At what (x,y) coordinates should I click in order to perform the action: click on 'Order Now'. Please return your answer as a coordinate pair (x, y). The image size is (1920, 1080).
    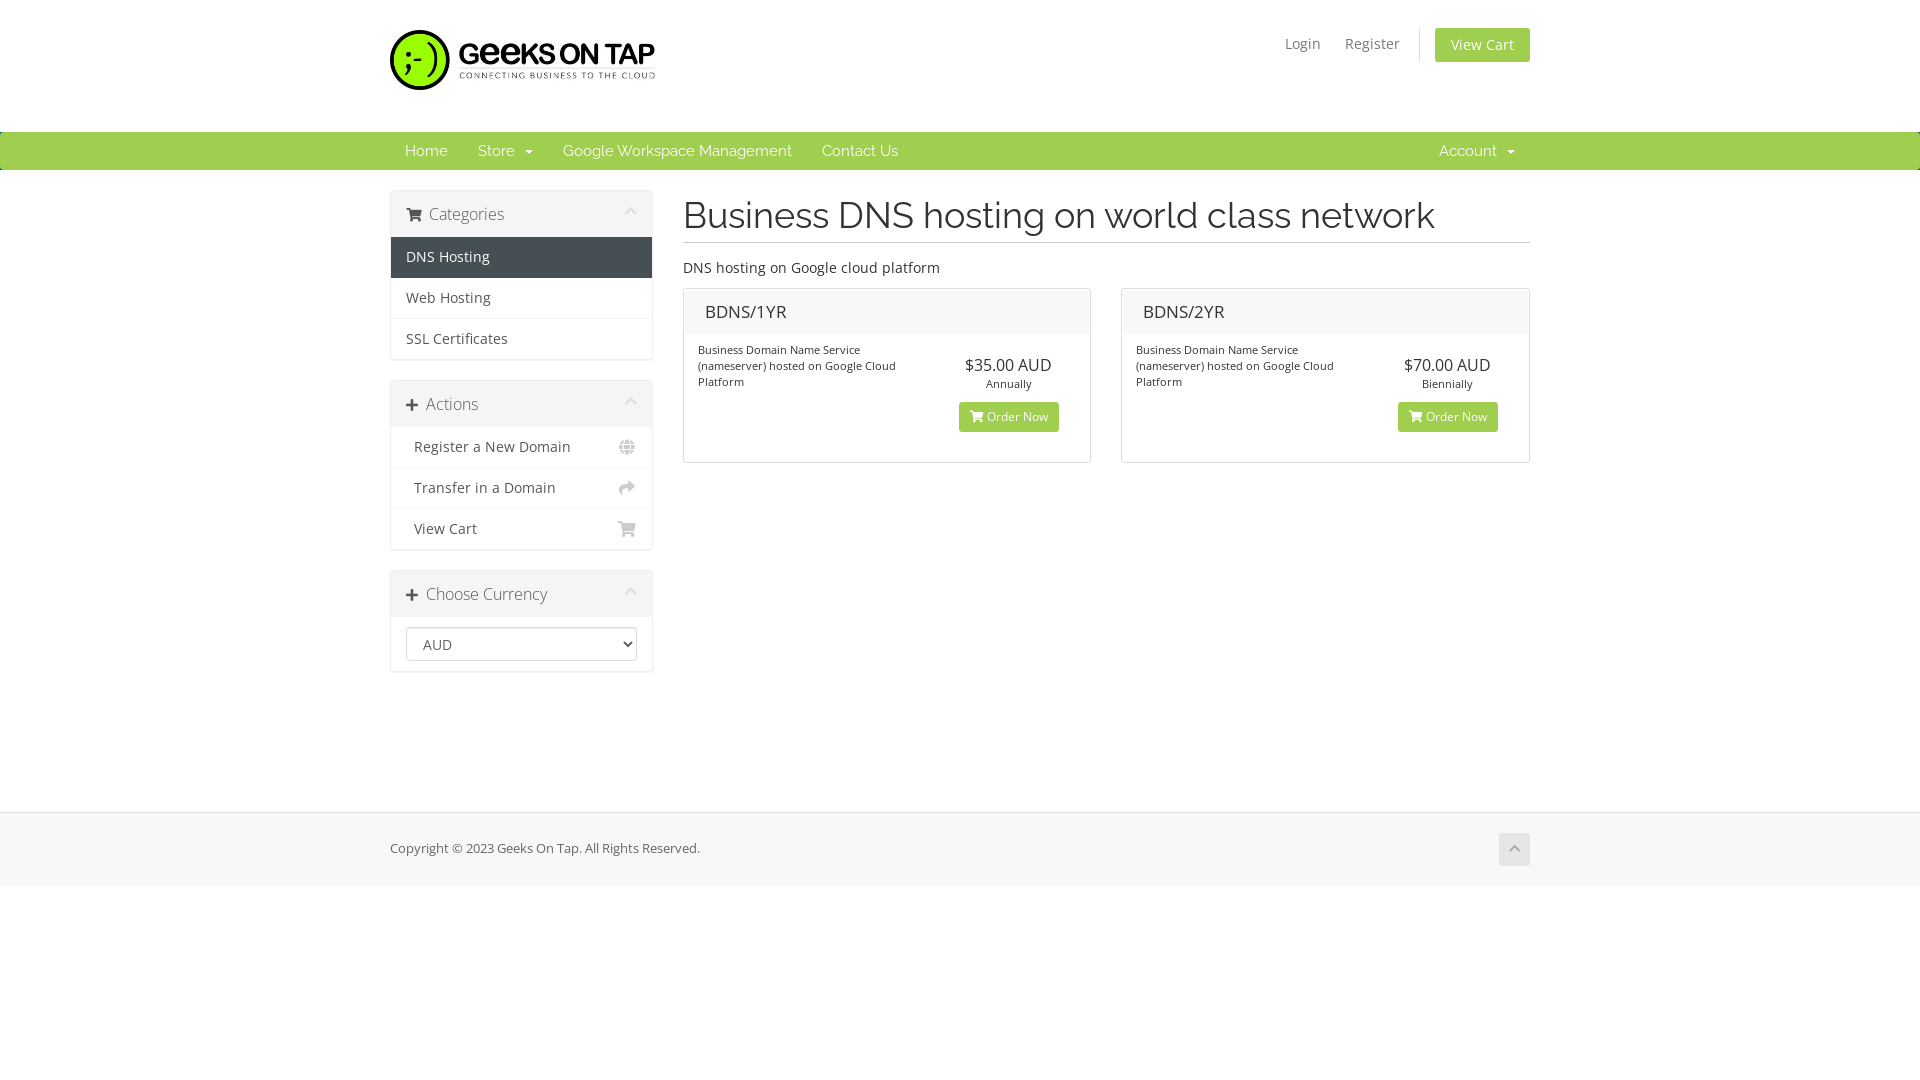
    Looking at the image, I should click on (958, 415).